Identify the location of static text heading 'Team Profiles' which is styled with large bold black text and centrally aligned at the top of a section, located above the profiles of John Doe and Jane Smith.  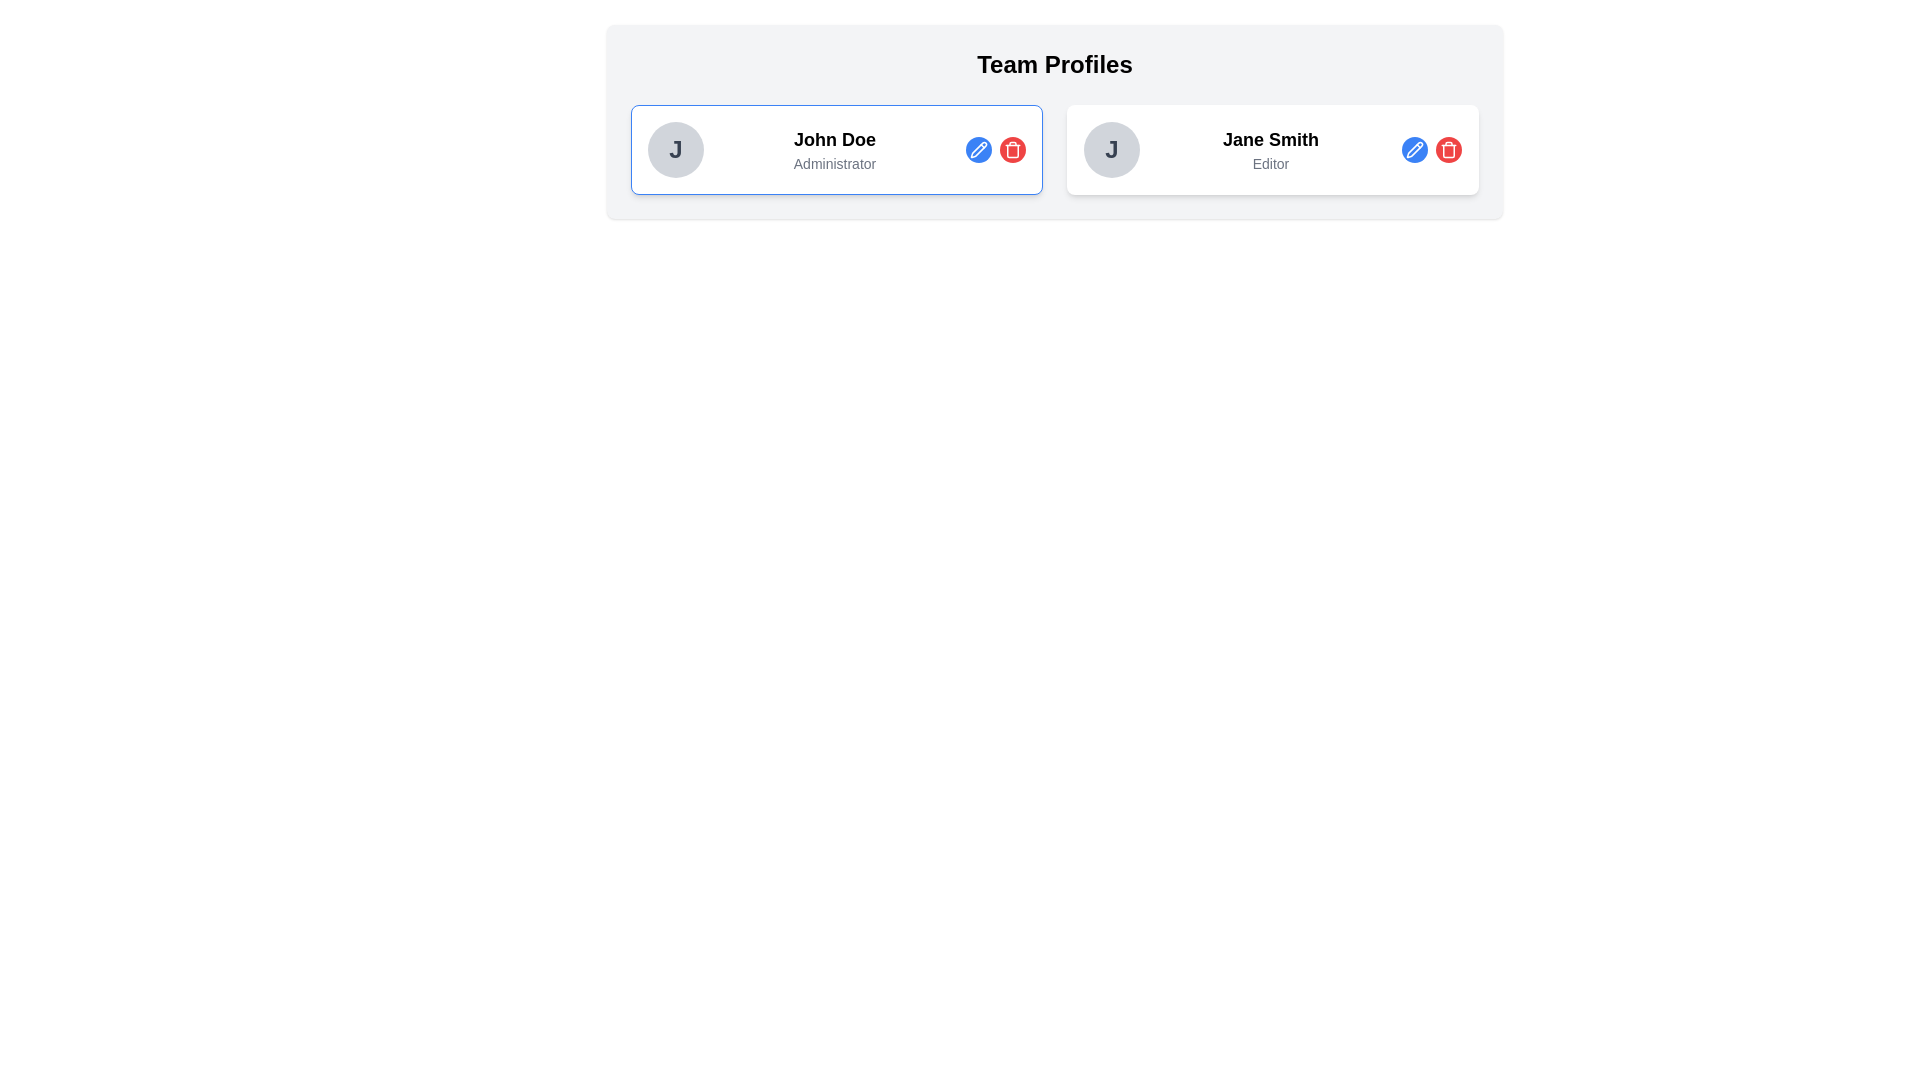
(1054, 64).